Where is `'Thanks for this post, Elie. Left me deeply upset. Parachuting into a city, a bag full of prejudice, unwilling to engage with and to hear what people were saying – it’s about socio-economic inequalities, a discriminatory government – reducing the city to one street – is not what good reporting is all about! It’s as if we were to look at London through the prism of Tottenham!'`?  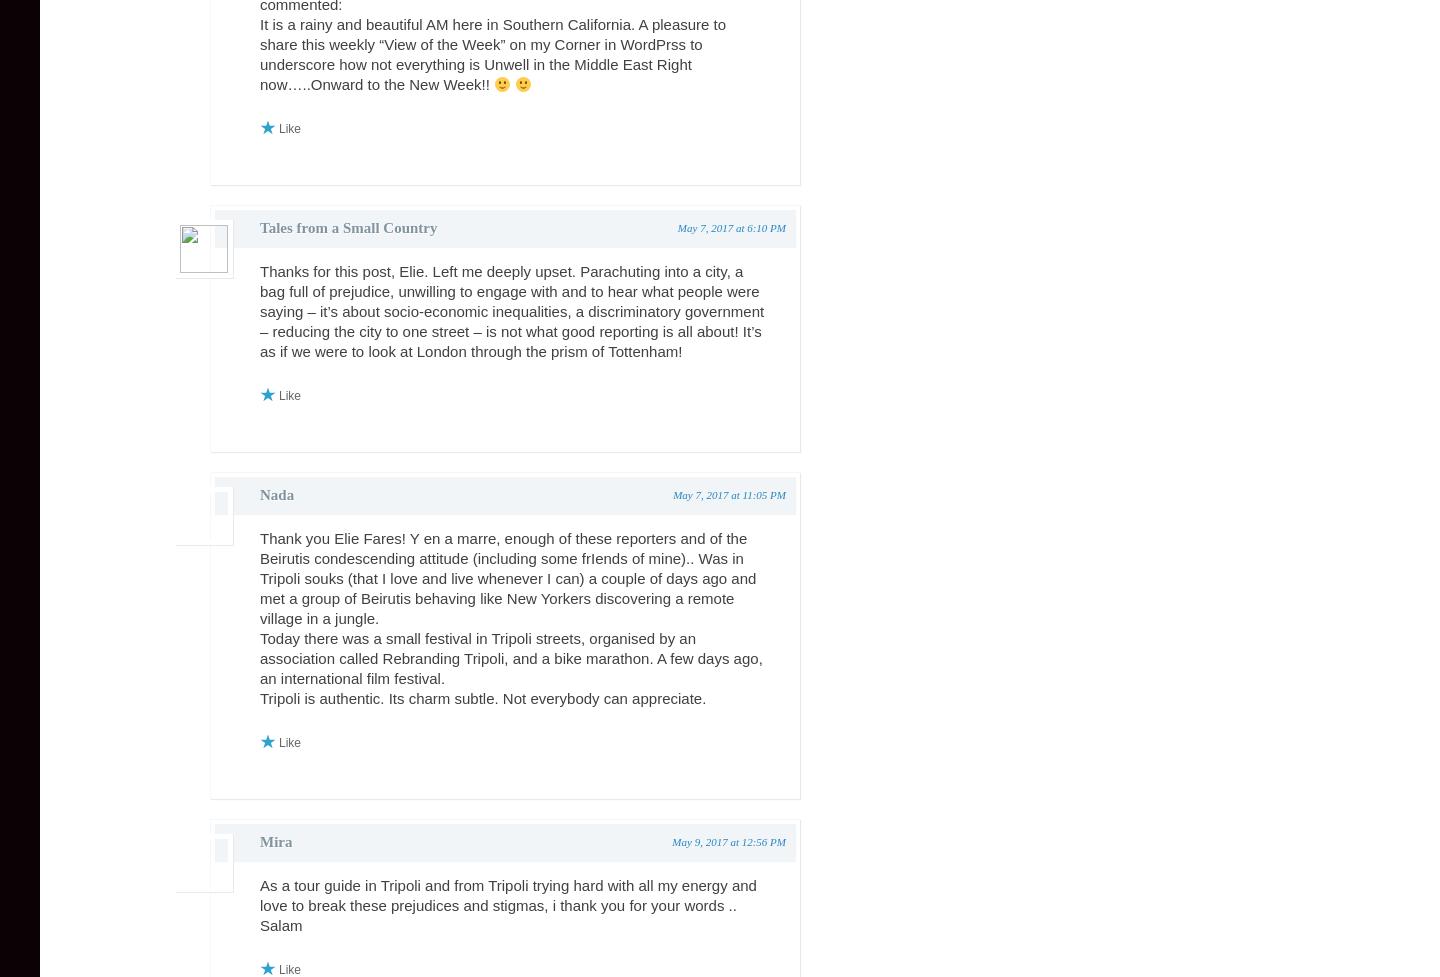 'Thanks for this post, Elie. Left me deeply upset. Parachuting into a city, a bag full of prejudice, unwilling to engage with and to hear what people were saying – it’s about socio-economic inequalities, a discriminatory government – reducing the city to one street – is not what good reporting is all about! It’s as if we were to look at London through the prism of Tottenham!' is located at coordinates (511, 310).